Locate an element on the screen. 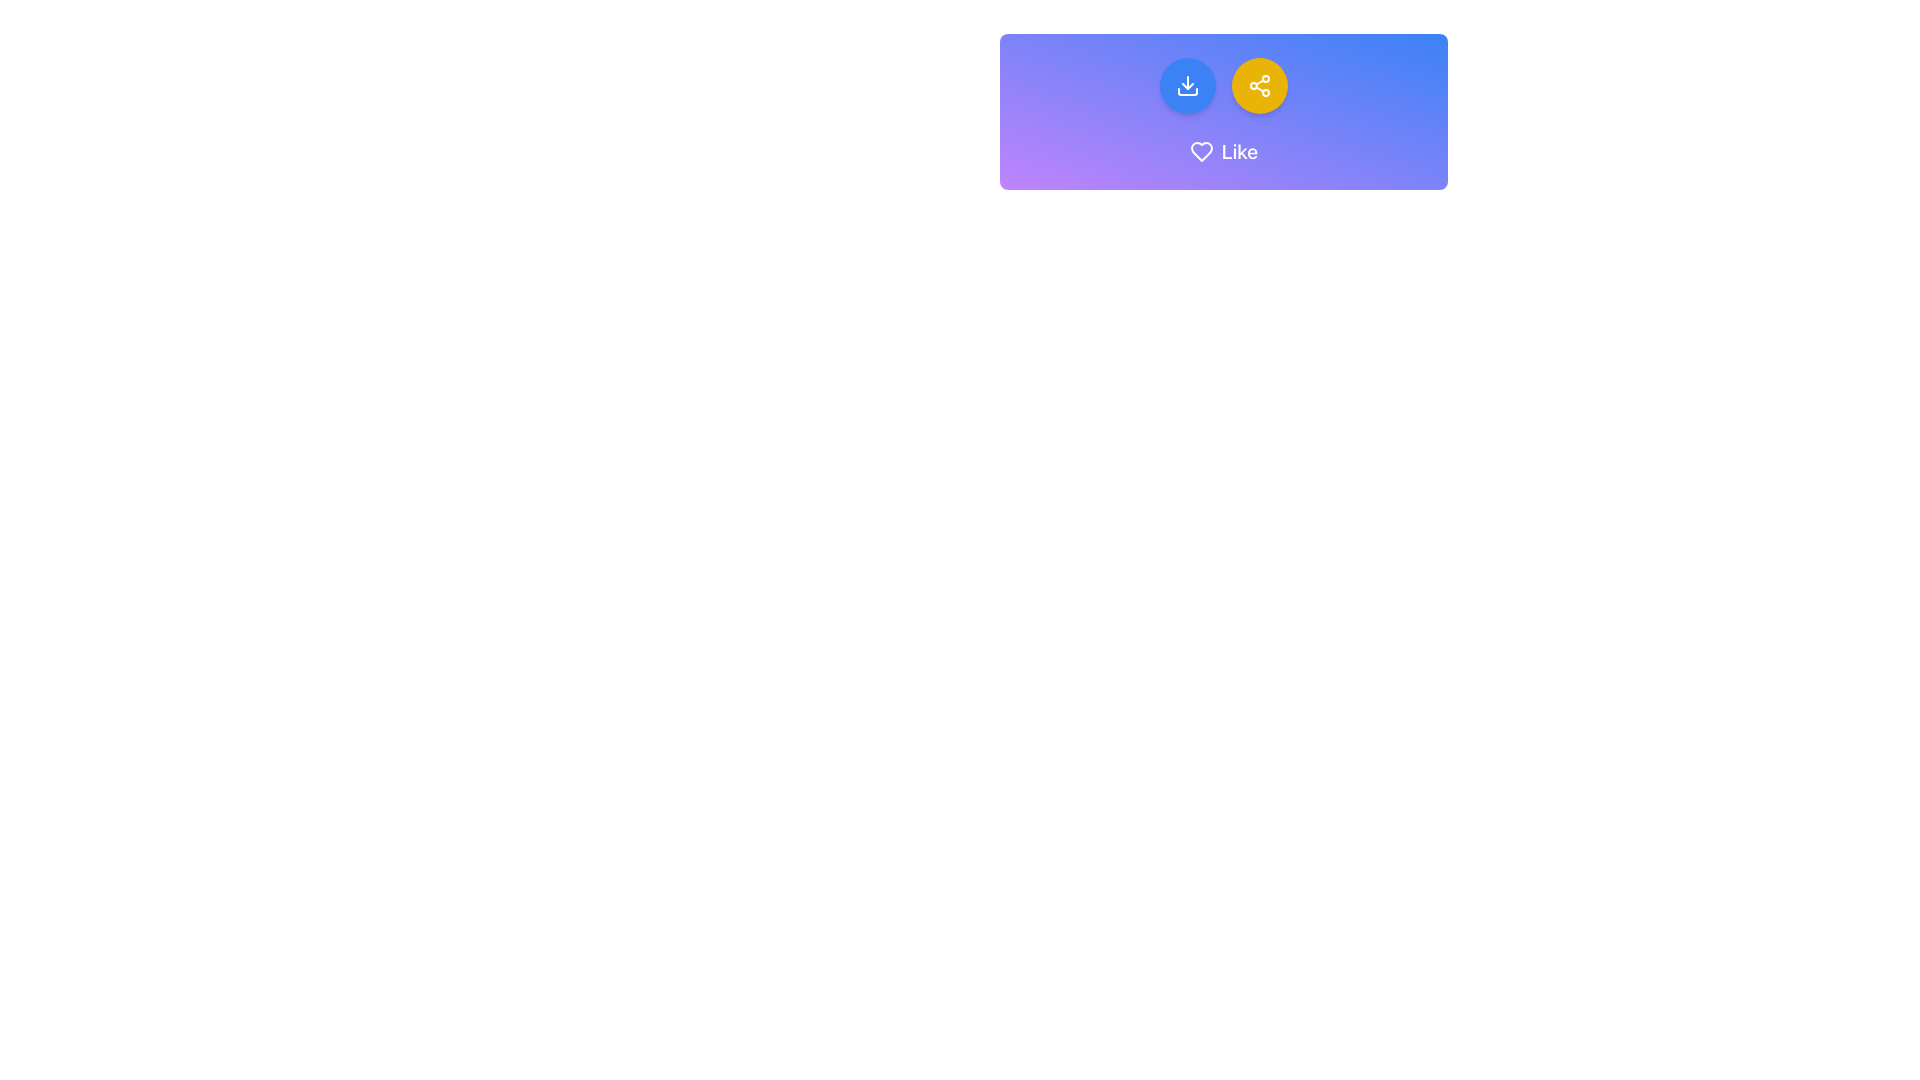 The height and width of the screenshot is (1080, 1920). the Label with a white heart icon and the text 'Like' on a purple gradient background, which is positioned beneath two circular buttons is located at coordinates (1223, 150).